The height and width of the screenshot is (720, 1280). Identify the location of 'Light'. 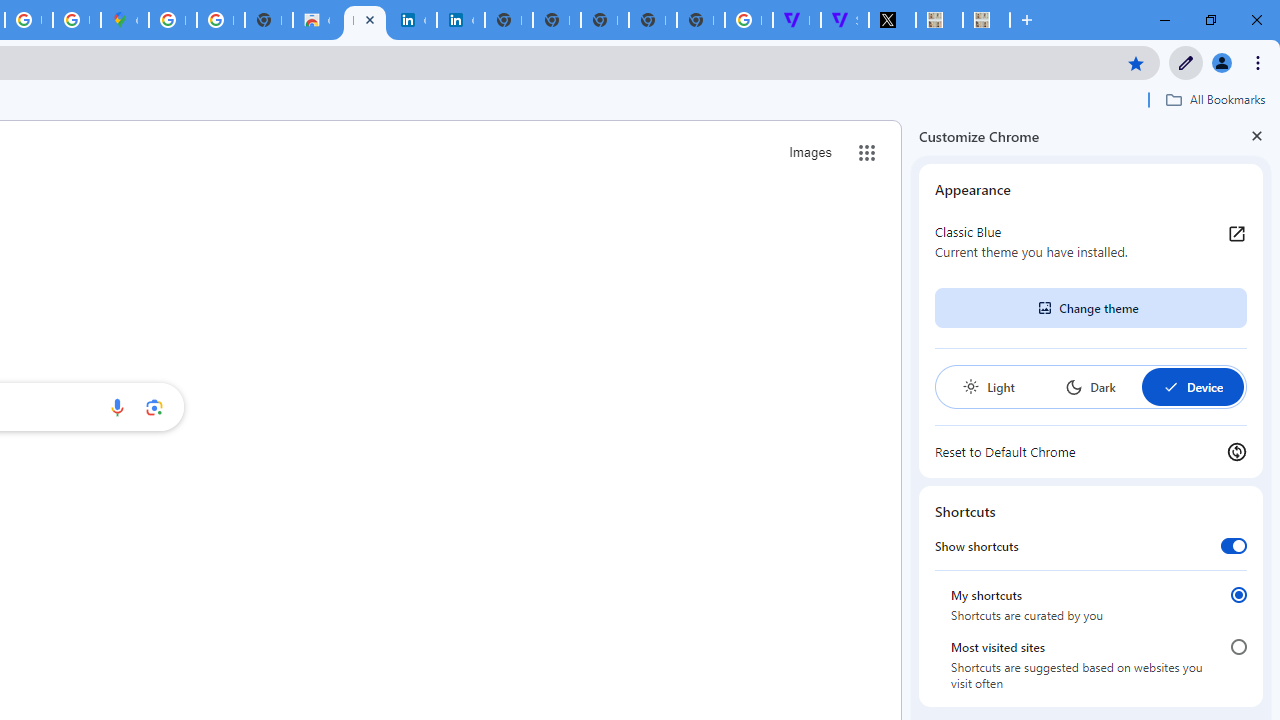
(988, 387).